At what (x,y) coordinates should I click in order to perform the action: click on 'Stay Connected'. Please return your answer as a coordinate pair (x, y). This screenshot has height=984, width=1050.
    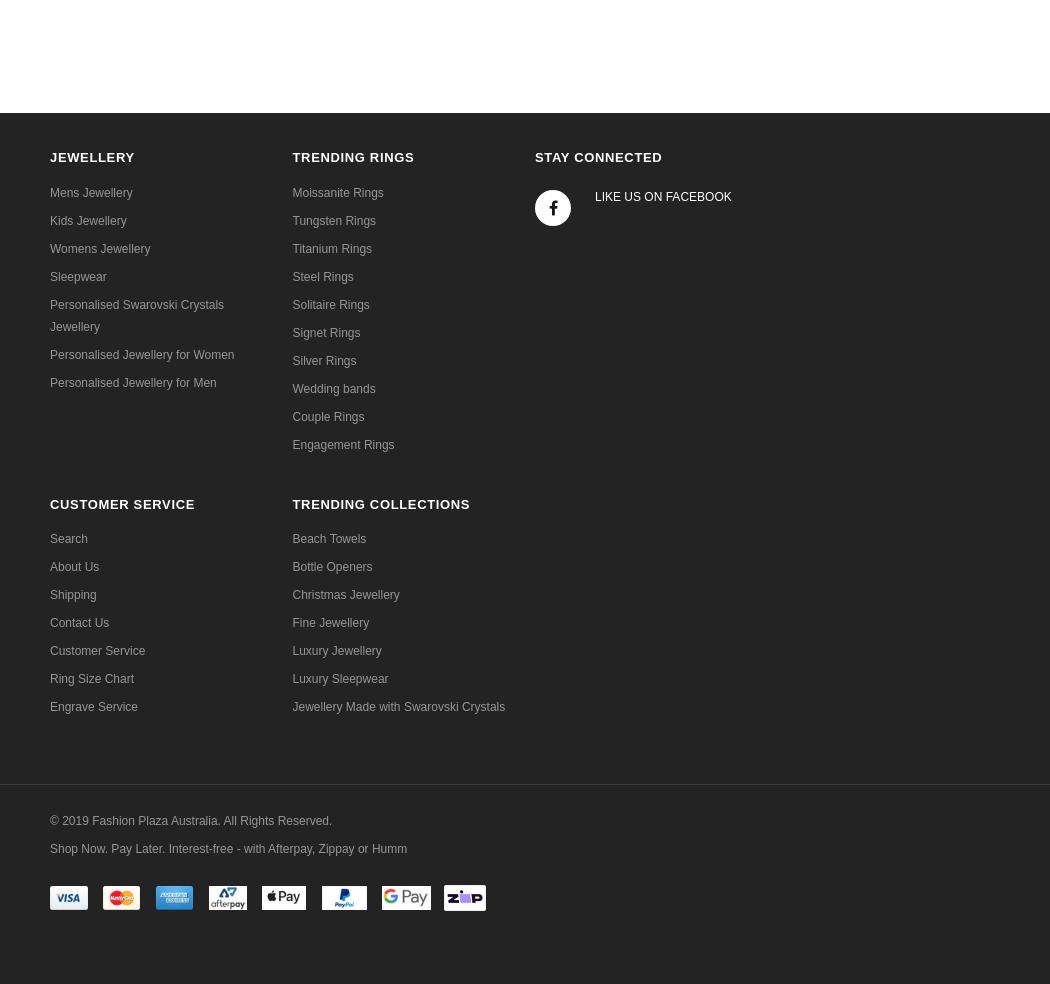
    Looking at the image, I should click on (597, 157).